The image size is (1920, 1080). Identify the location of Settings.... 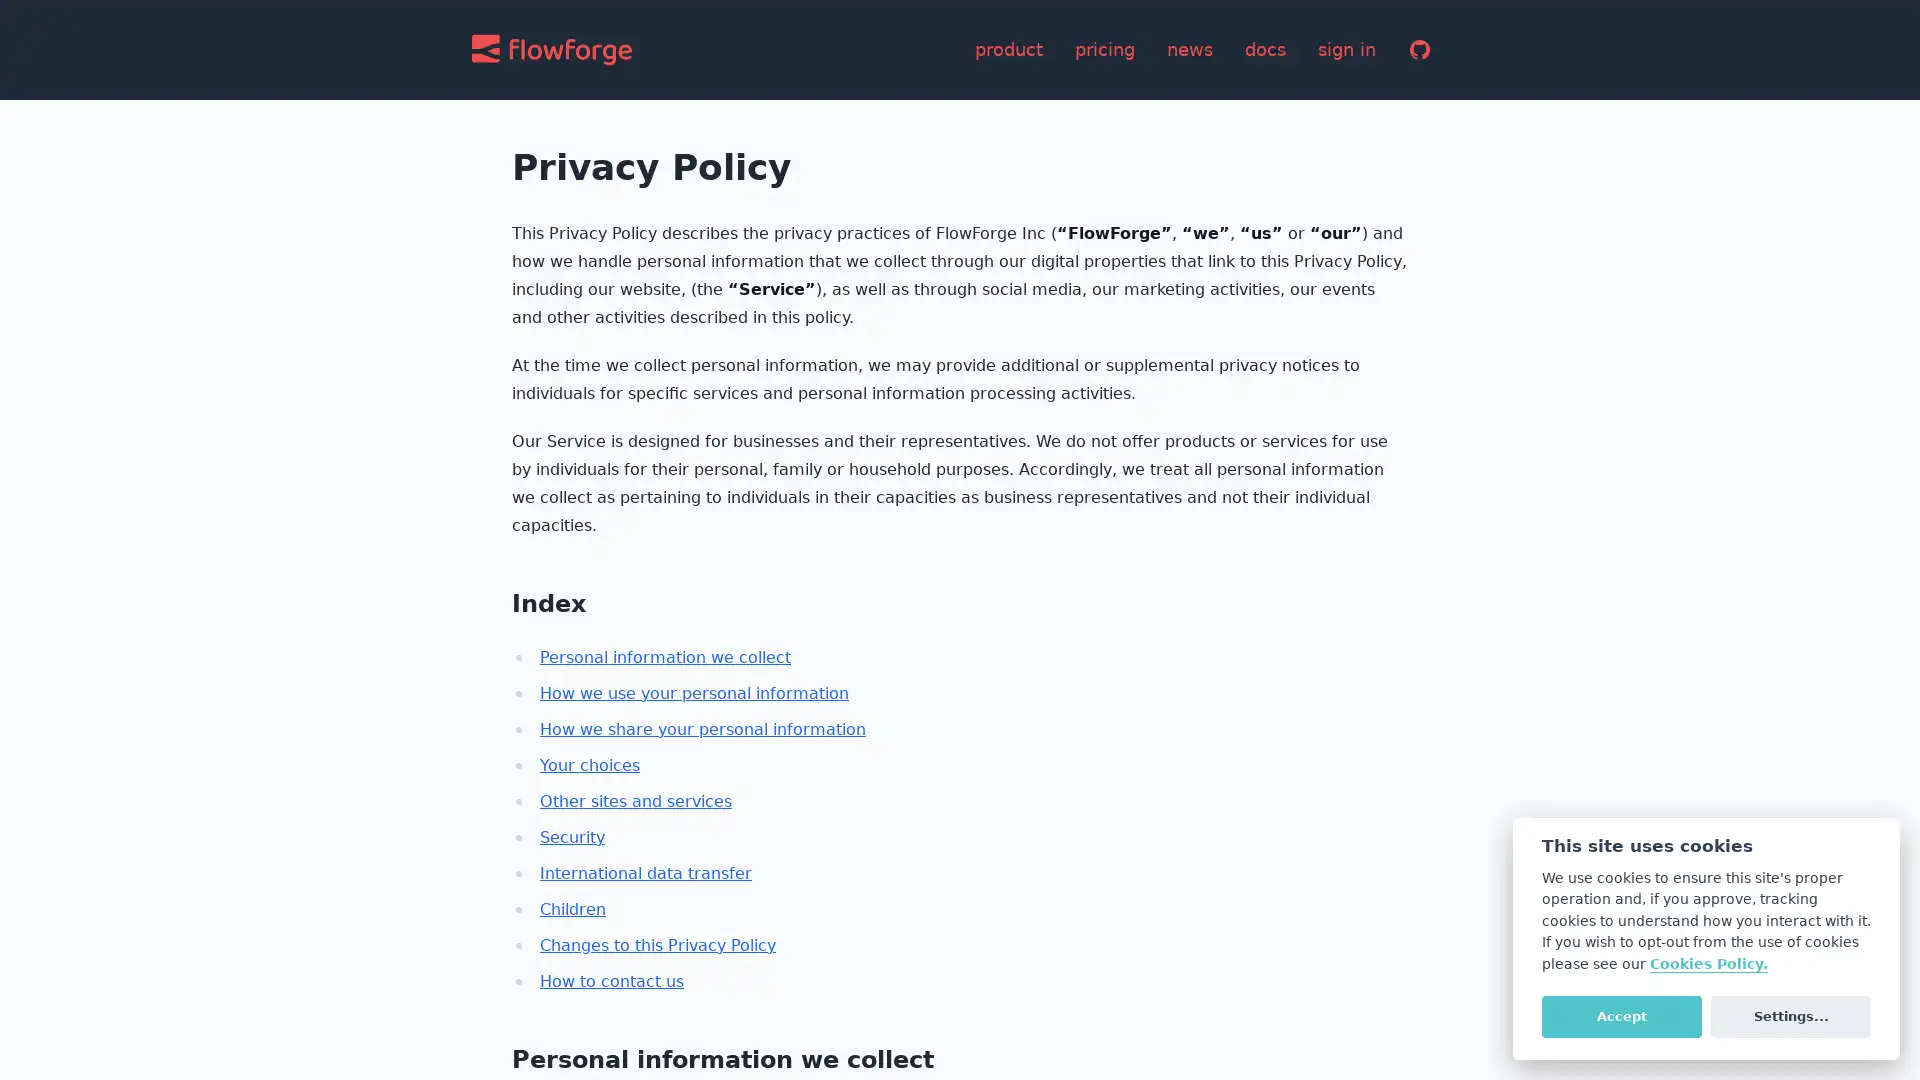
(1790, 1015).